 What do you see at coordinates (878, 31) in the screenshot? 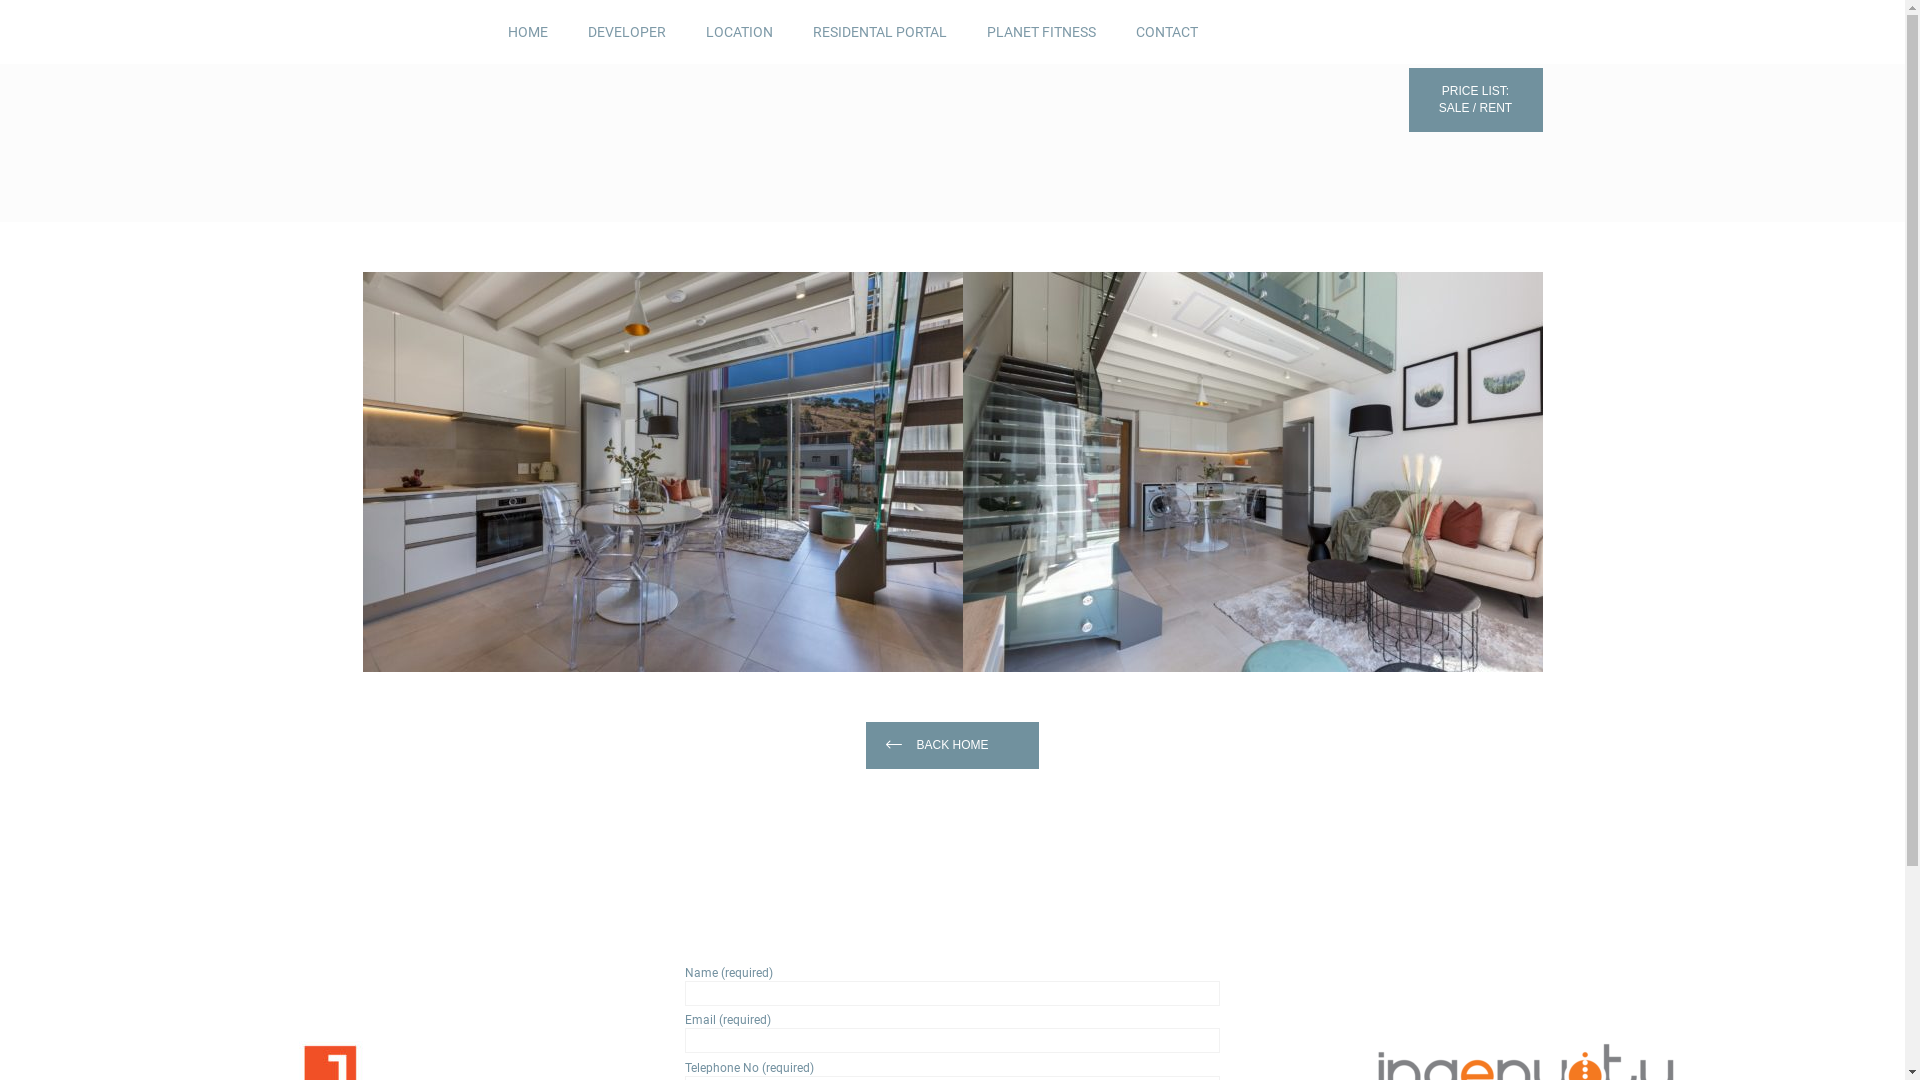
I see `'RESIDENTAL PORTAL'` at bounding box center [878, 31].